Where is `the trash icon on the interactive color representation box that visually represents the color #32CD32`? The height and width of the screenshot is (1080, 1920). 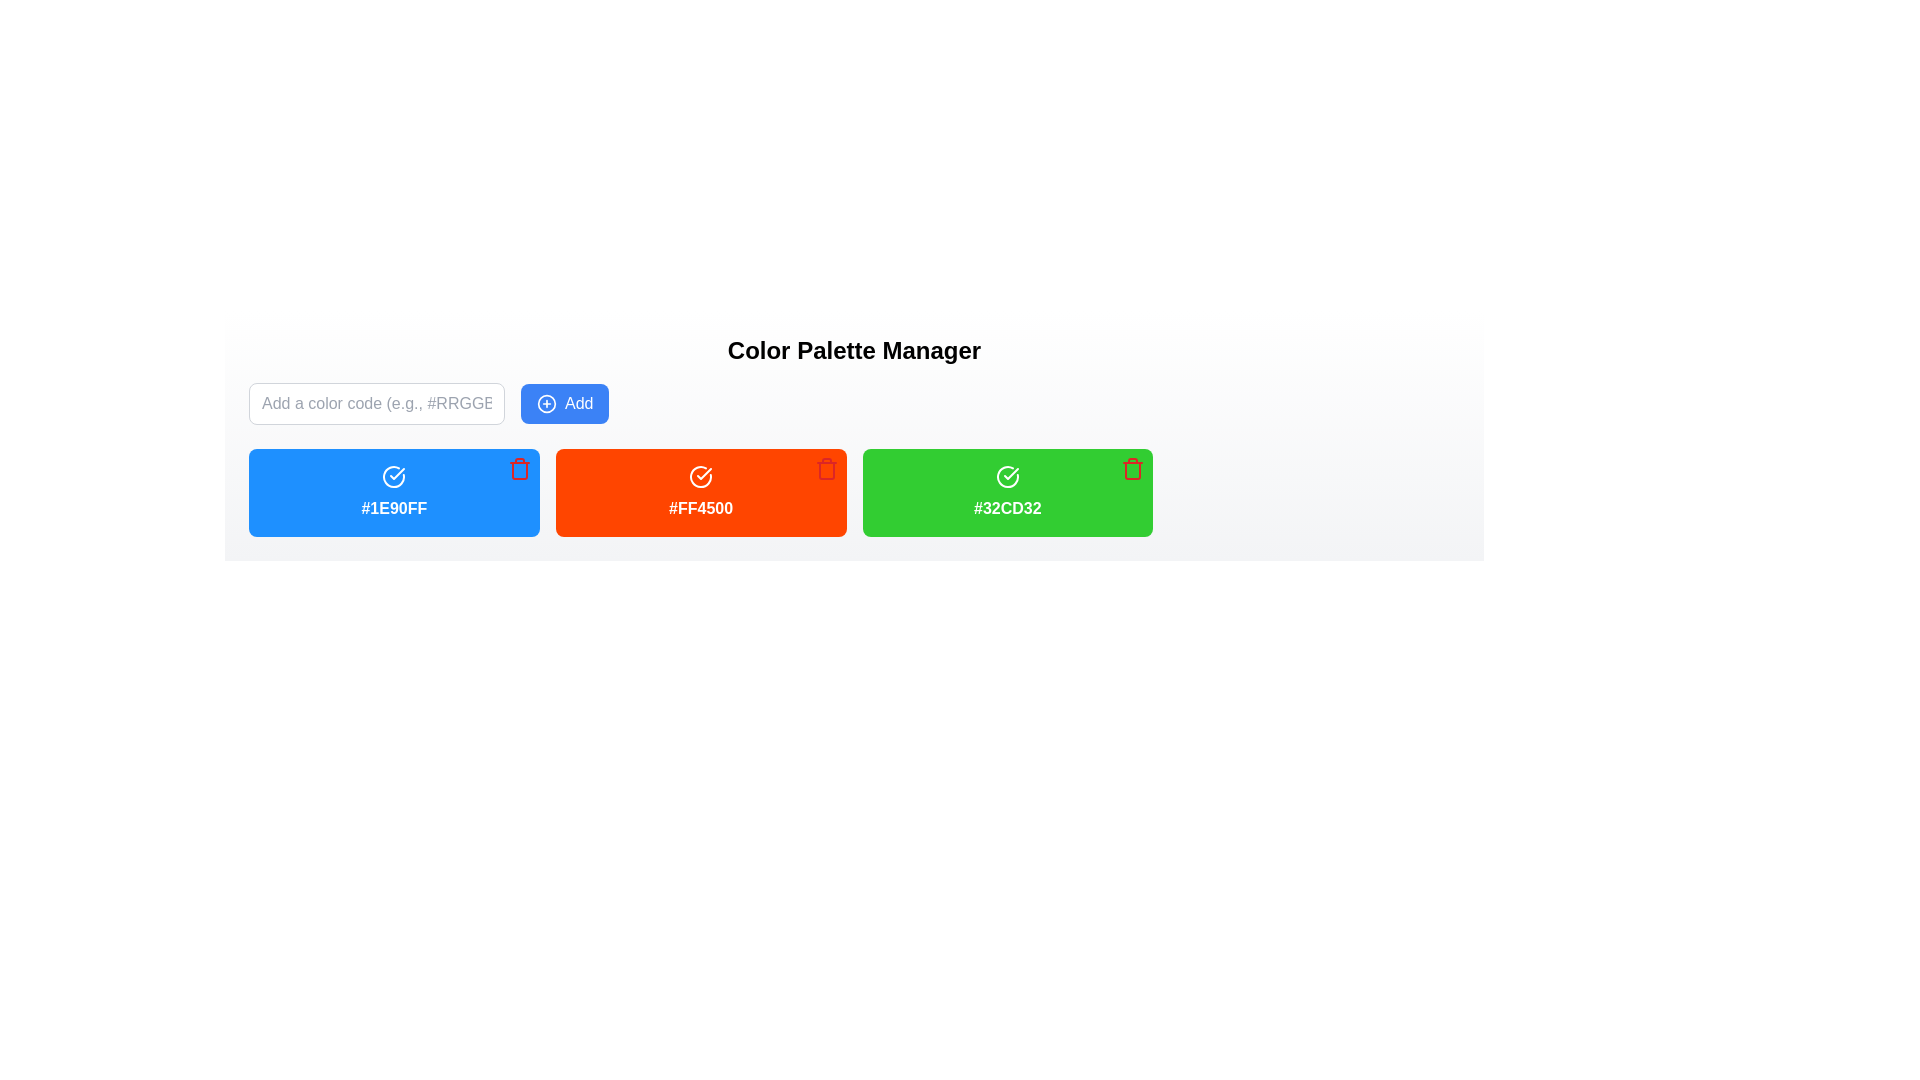 the trash icon on the interactive color representation box that visually represents the color #32CD32 is located at coordinates (1007, 493).